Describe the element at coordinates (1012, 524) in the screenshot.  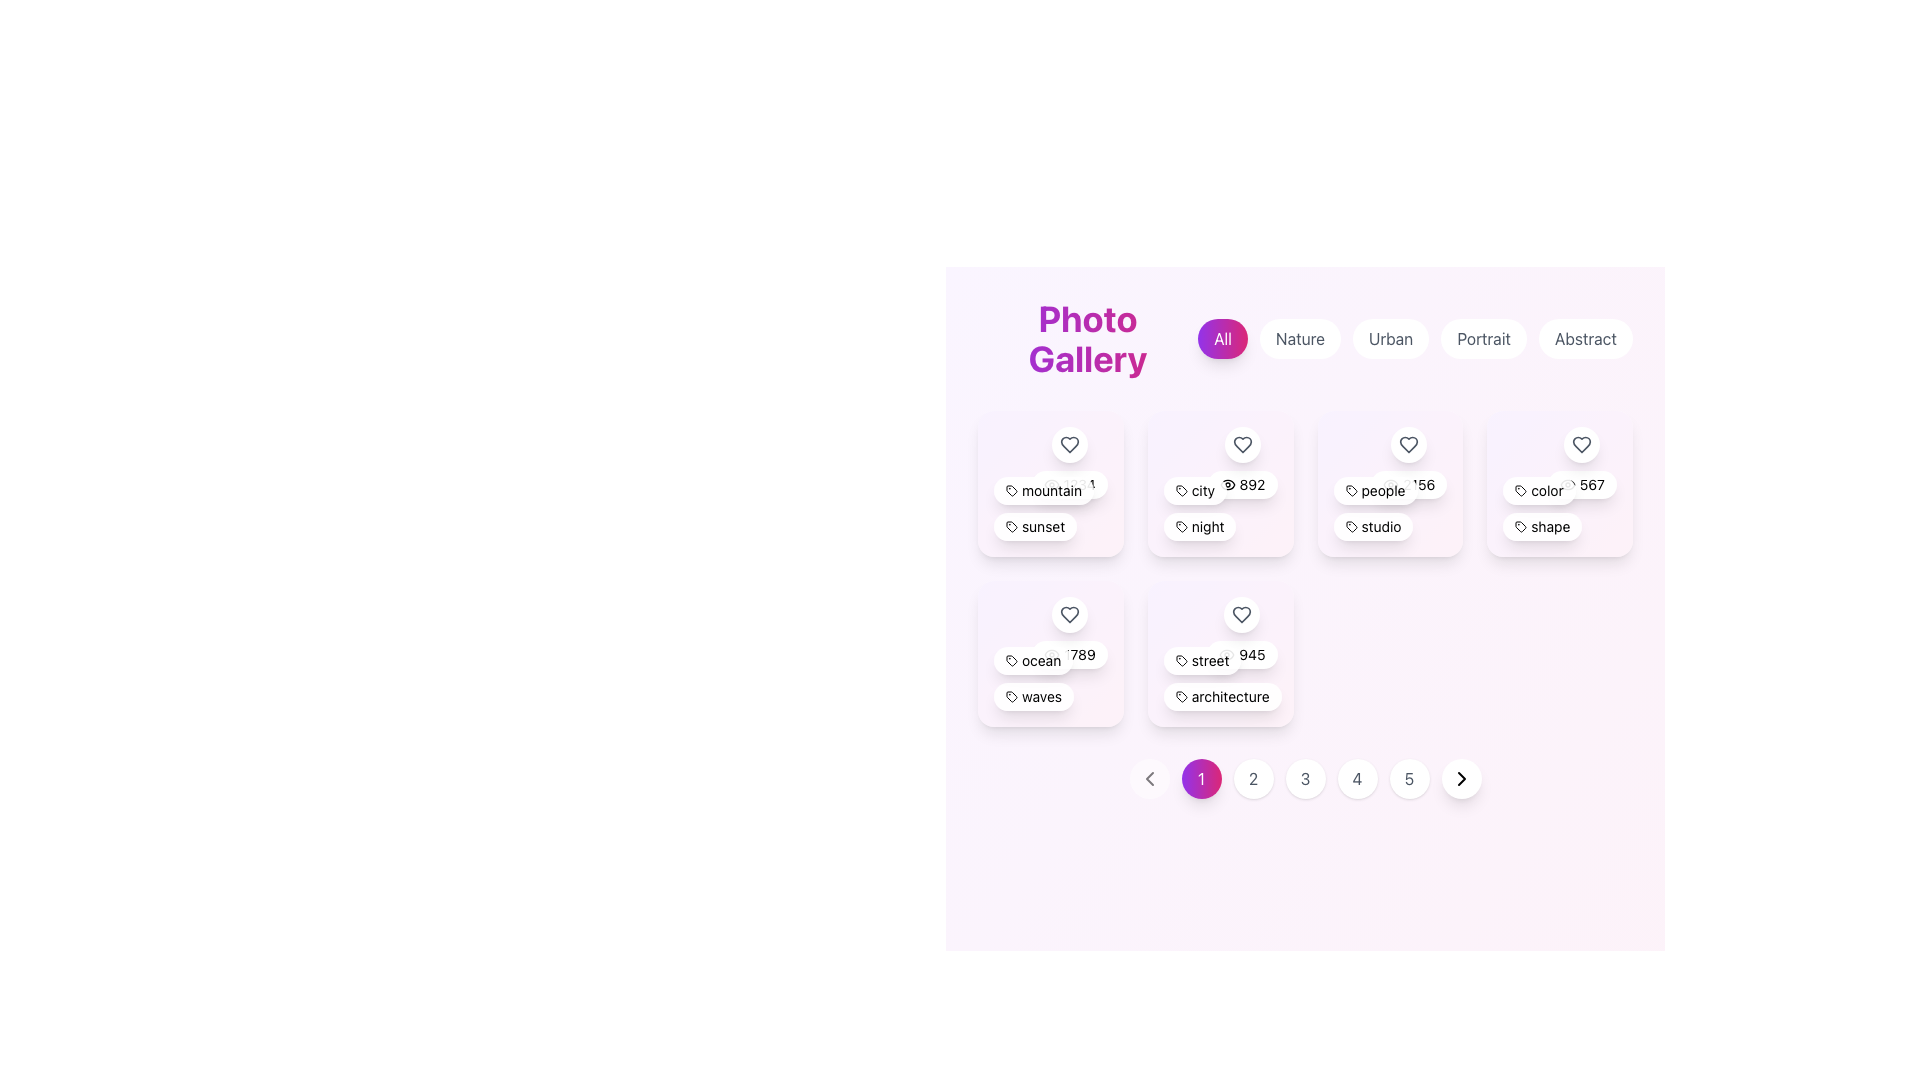
I see `decorative icon representing the 'tag' concept located to the left of the text label 'sunset' in the first card of the second row in the grid layout` at that location.